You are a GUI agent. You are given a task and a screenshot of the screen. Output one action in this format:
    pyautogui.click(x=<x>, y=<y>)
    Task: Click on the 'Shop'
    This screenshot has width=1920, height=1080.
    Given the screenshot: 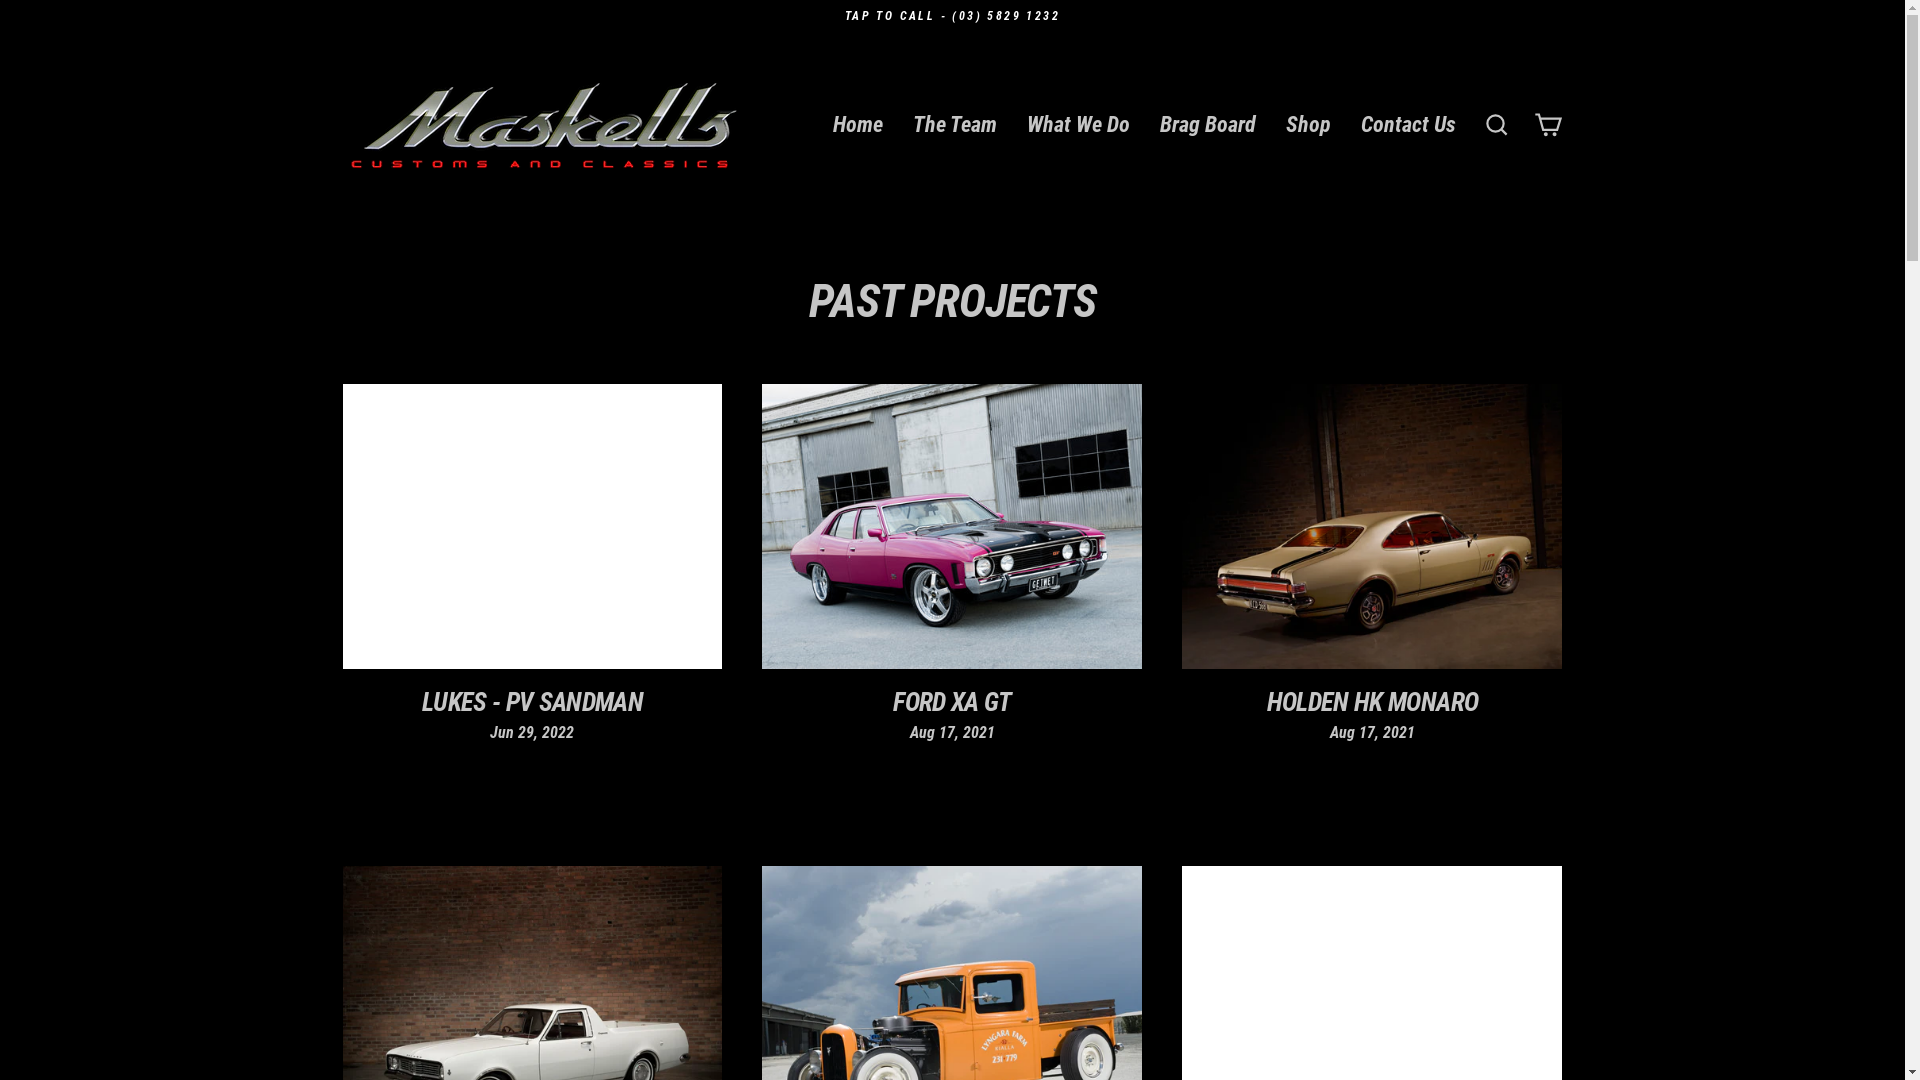 What is the action you would take?
    pyautogui.click(x=1307, y=124)
    